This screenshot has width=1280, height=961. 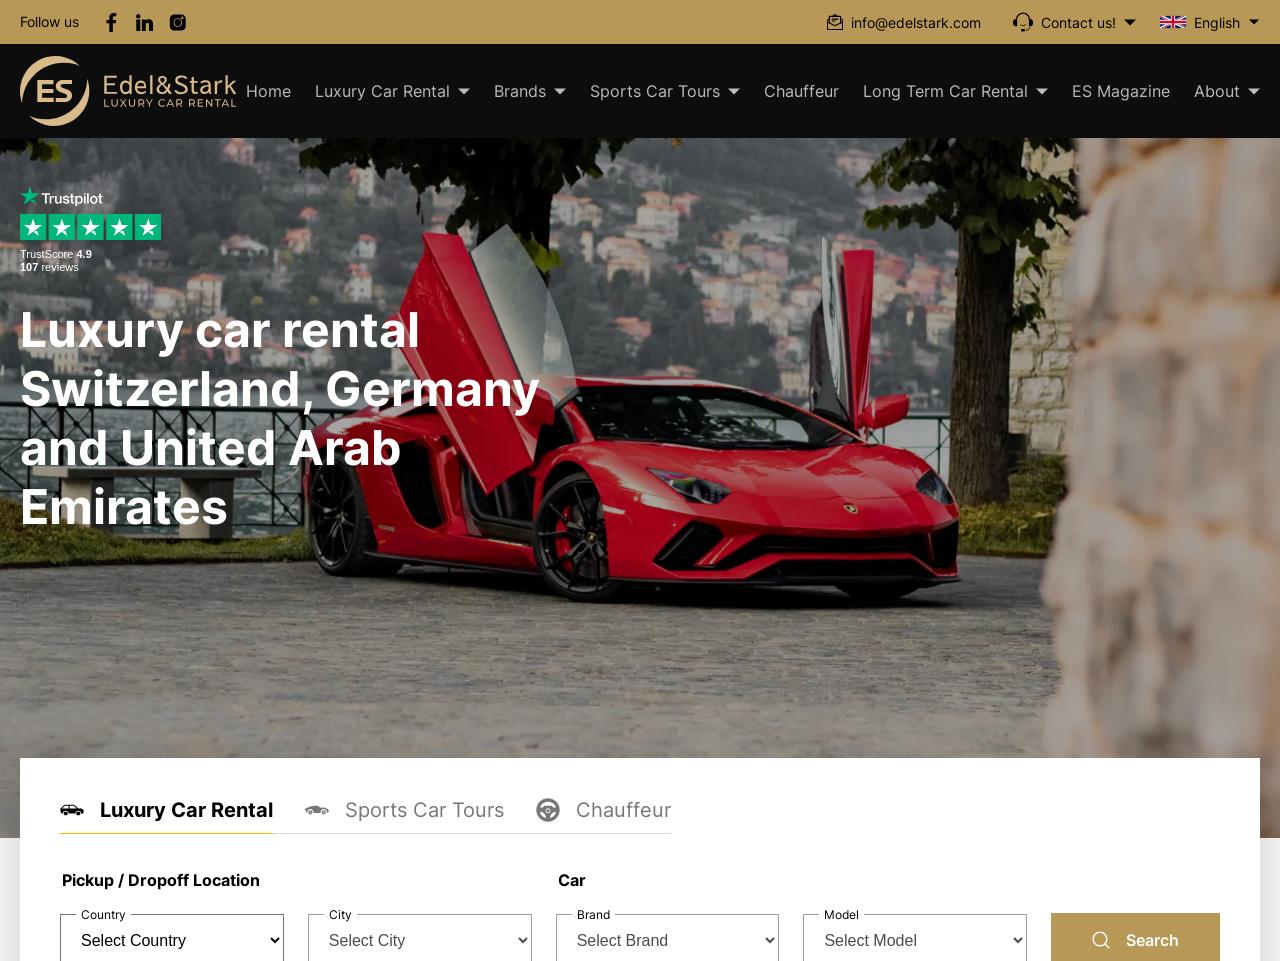 I want to click on 'About', so click(x=1216, y=91).